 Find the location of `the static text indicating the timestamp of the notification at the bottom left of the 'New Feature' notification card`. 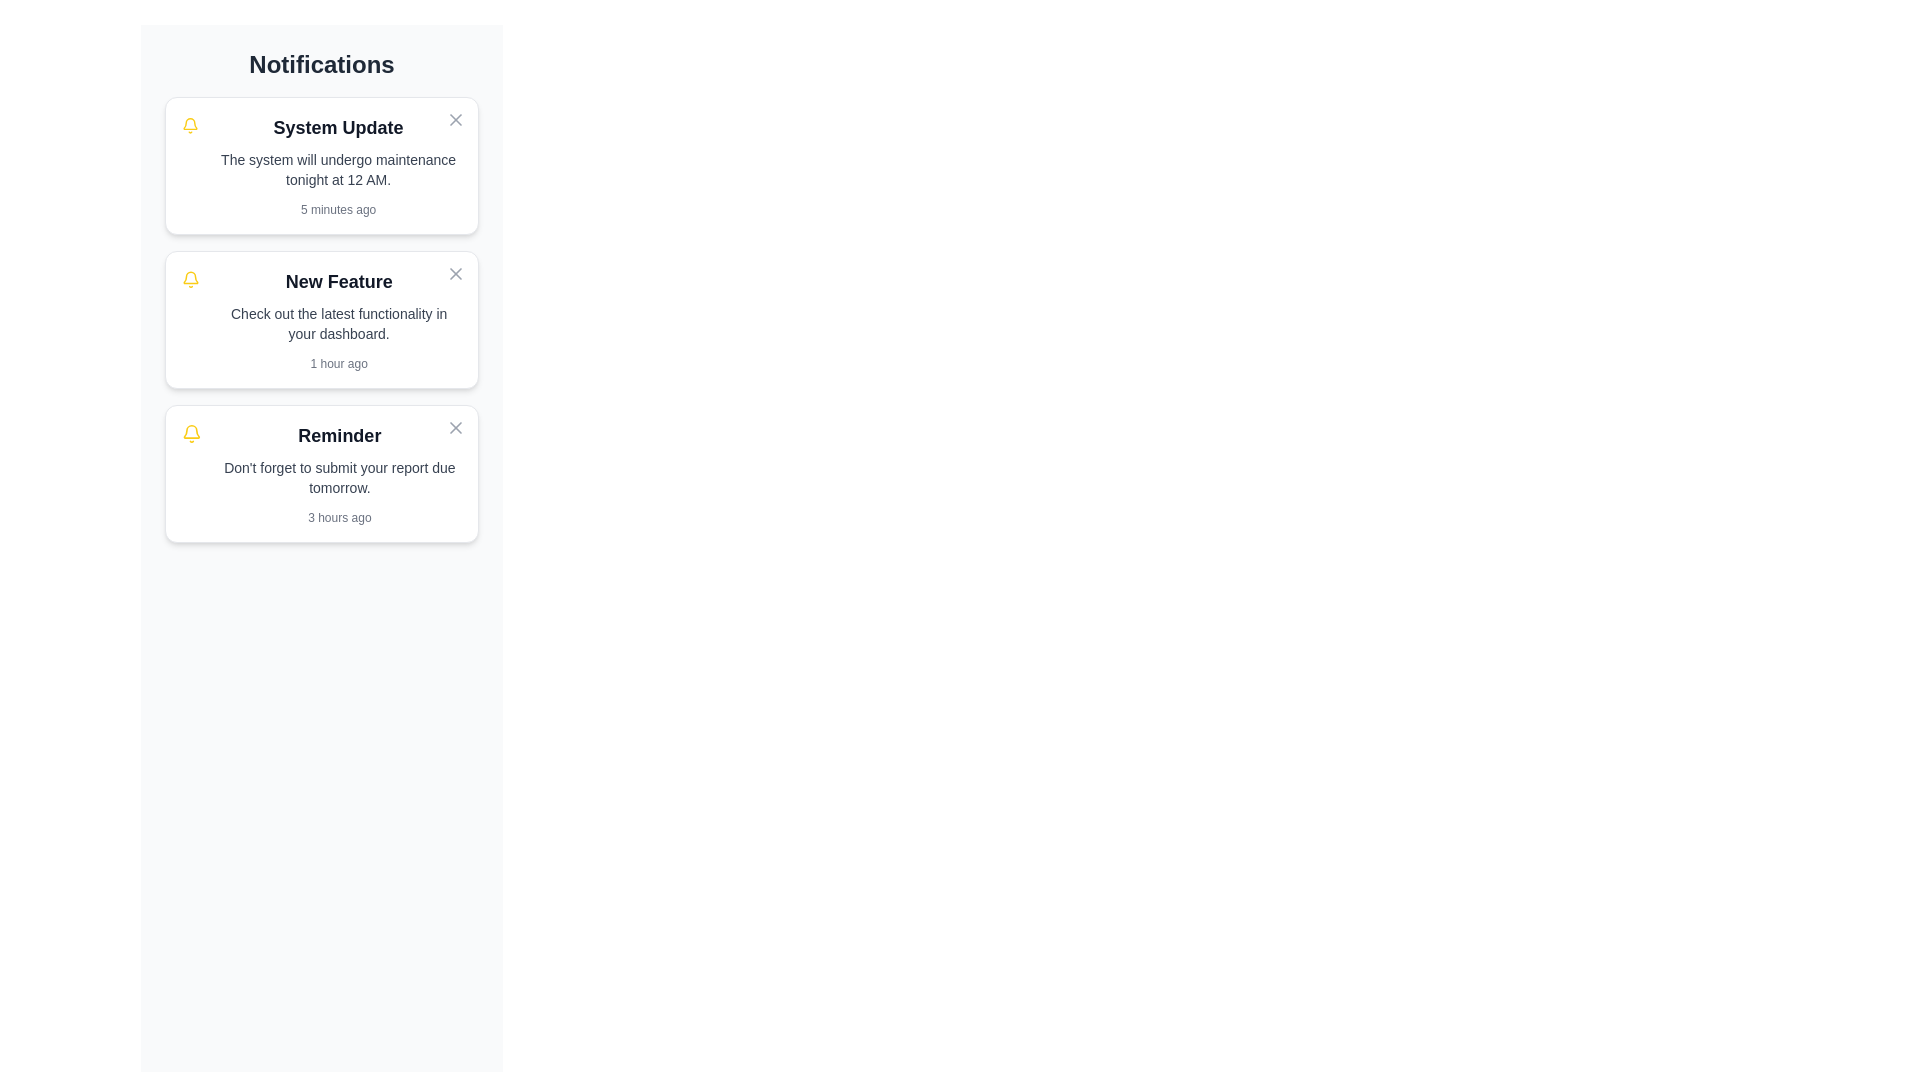

the static text indicating the timestamp of the notification at the bottom left of the 'New Feature' notification card is located at coordinates (339, 363).